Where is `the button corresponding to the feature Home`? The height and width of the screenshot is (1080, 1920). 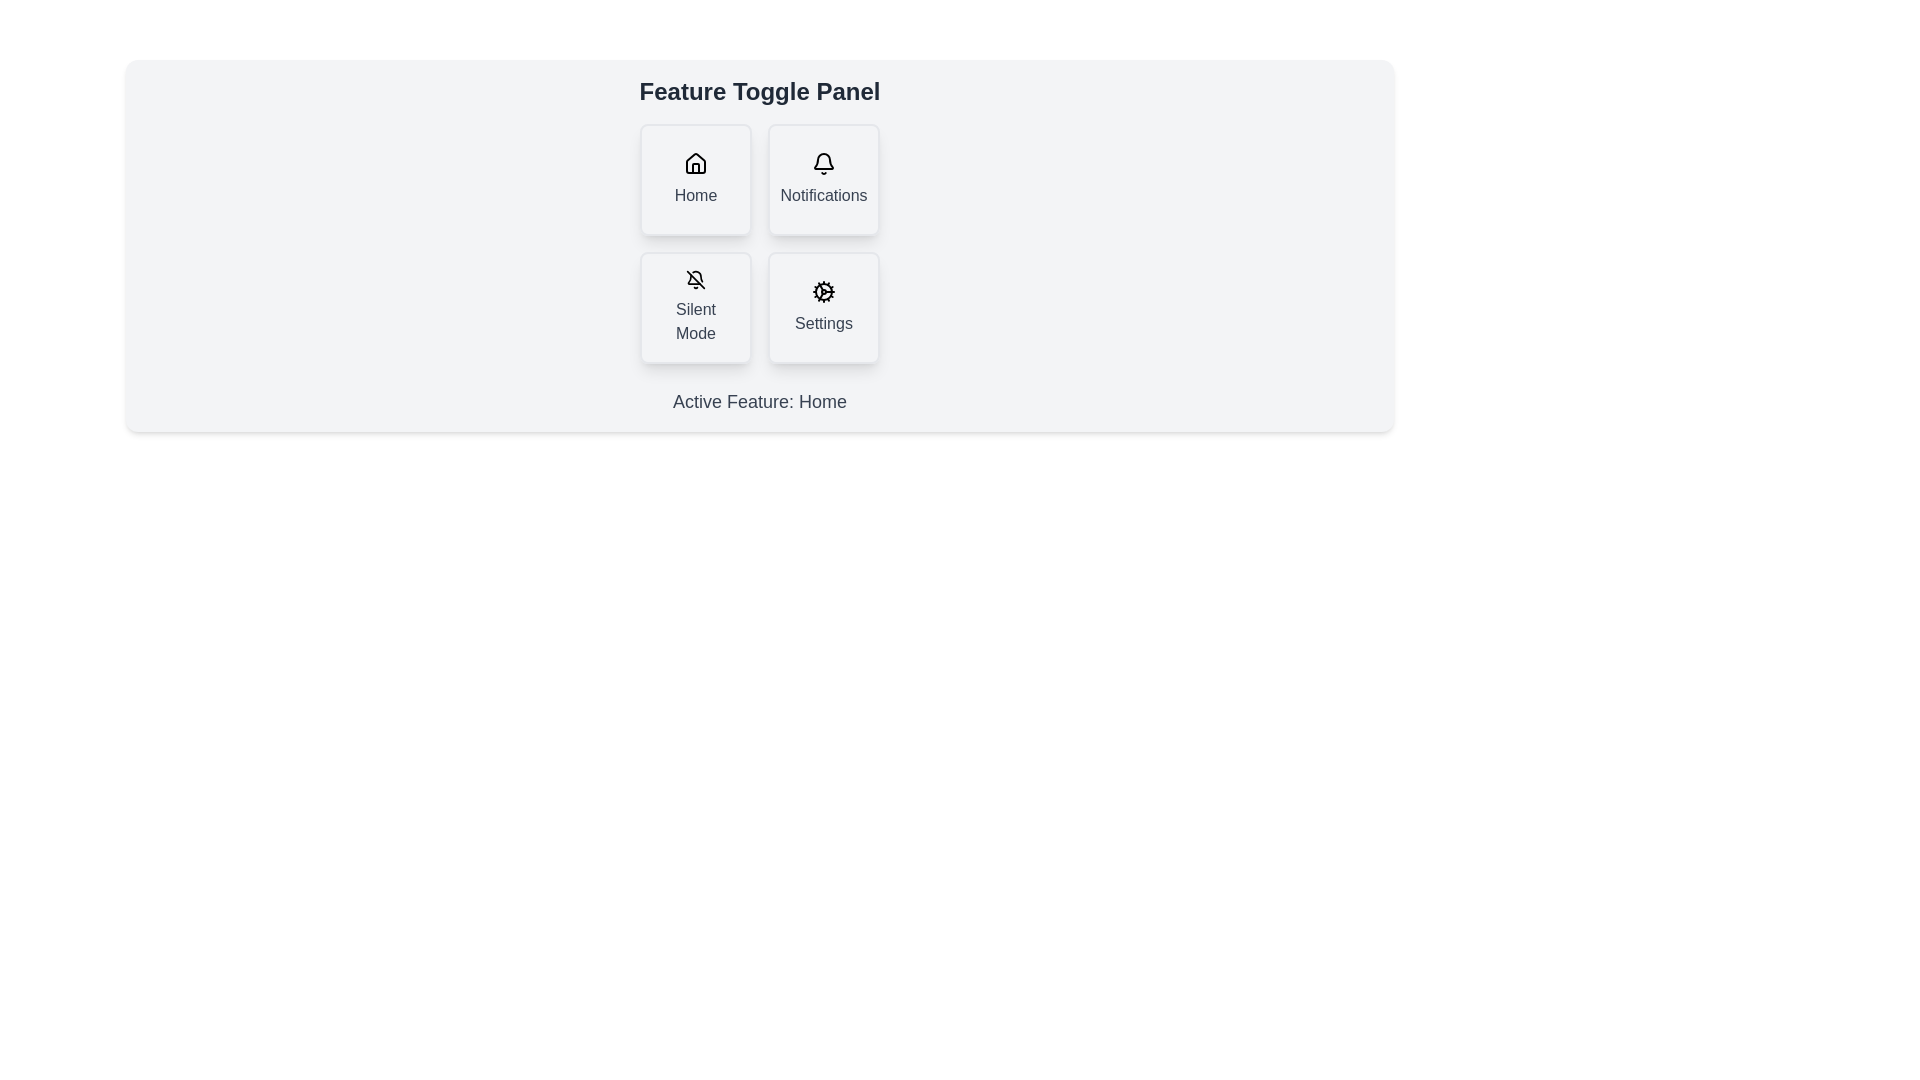
the button corresponding to the feature Home is located at coordinates (696, 180).